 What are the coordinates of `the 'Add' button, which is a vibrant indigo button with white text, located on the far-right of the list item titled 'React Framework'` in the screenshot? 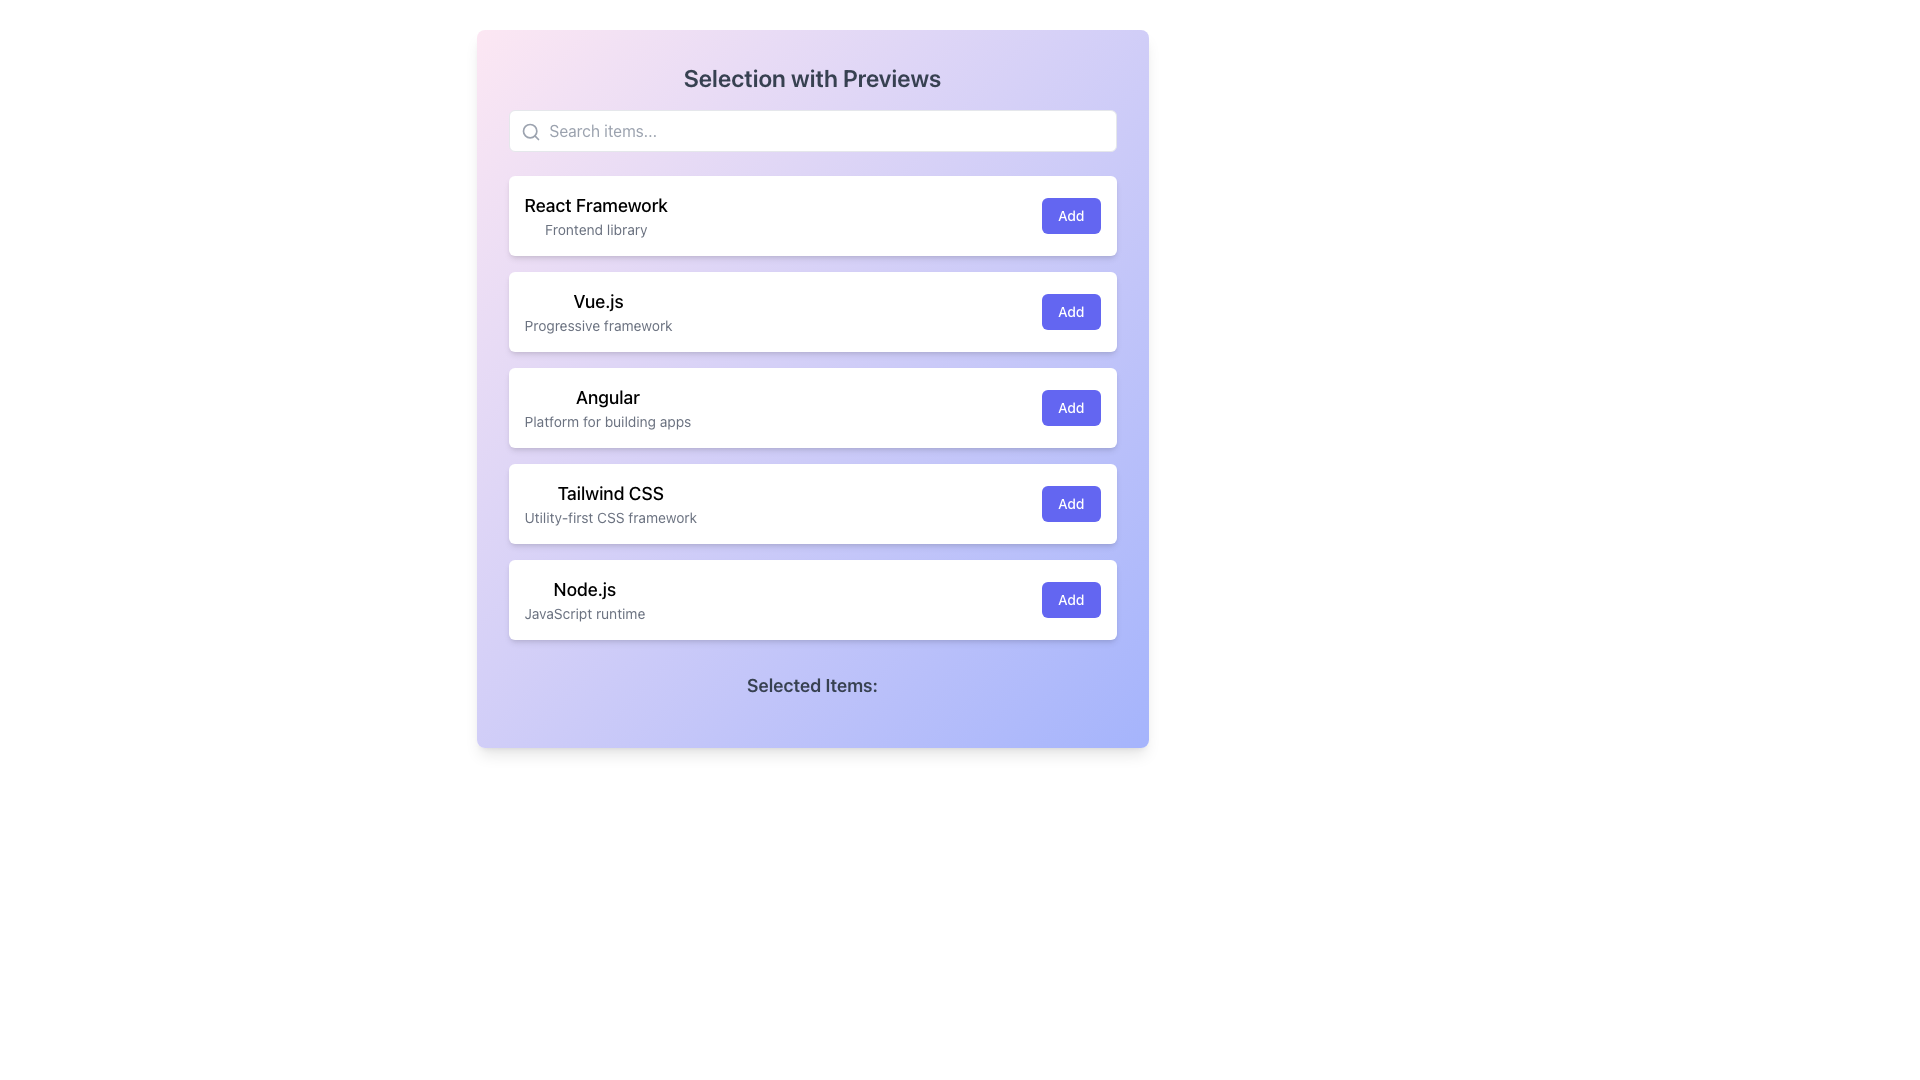 It's located at (1069, 216).